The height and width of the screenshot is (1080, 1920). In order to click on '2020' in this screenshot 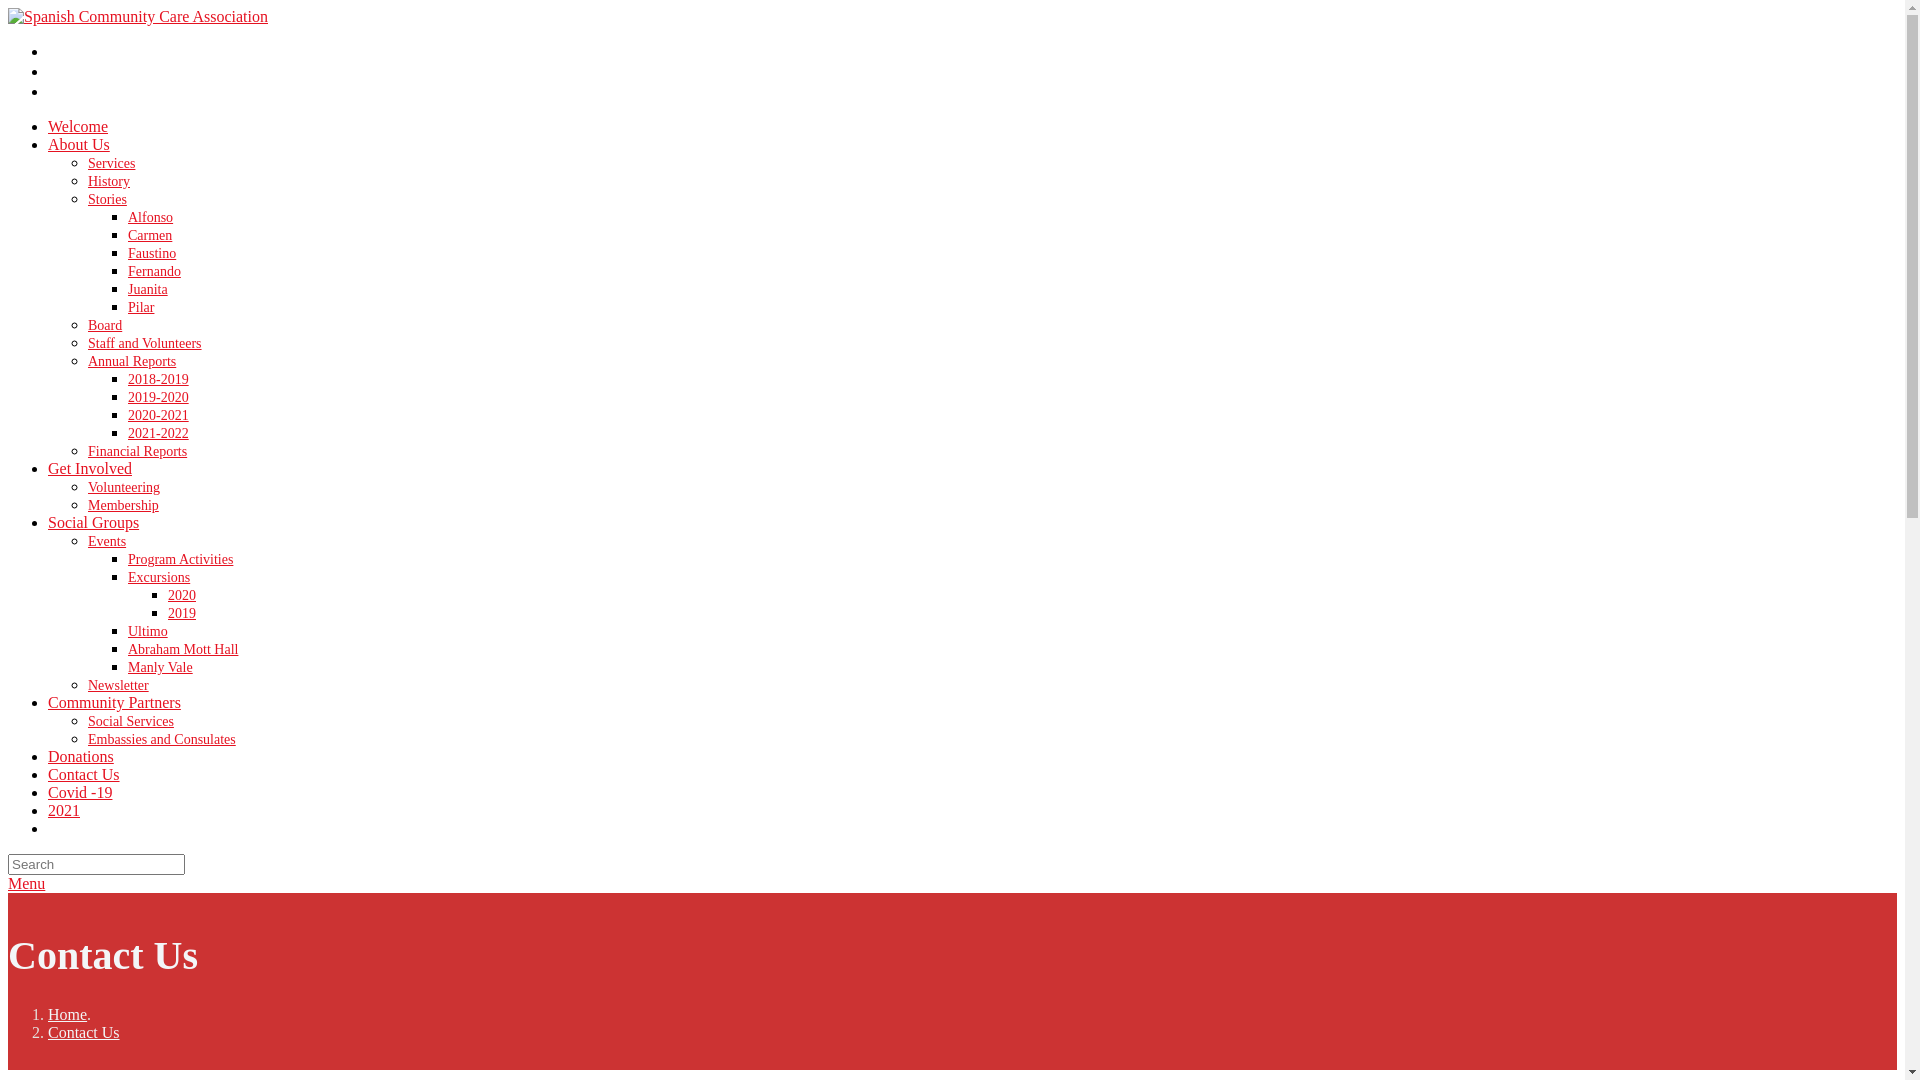, I will do `click(182, 594)`.